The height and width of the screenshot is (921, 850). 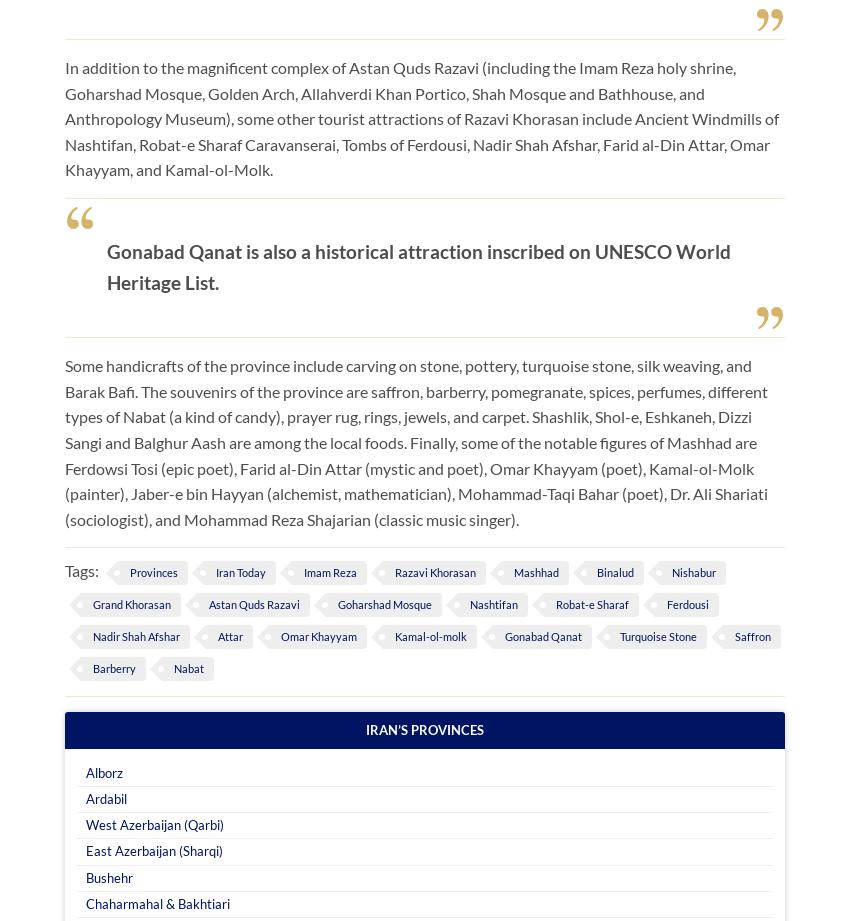 What do you see at coordinates (65, 441) in the screenshot?
I see `'Some handicrafts of the province include carving on stone, pottery, turquoise stone, silk weaving, and Barak Bafi. The souvenirs of the province are saffron, barberry, pomegranate, spices, perfumes, different types of Nabat (a kind of candy), prayer rug, rings, jewels, and carpet. Shashlik, Shol-e, Eshkaneh, Dizzi Sangi and Balghur Aash are among the local foods. Finally, some of the notable figures of Mashhad are Ferdowsi Tosi (epic poet), Farid al-Din Attar (mystic and poet), Omar Khayyam (poet), Kamal-ol-Molk (painter), Jaber-e bin Hayyan (alchemist, mathematician), Mohammad-Taqi Bahar (poet), Dr. Ali Shariati (sociologist), and Mohammad Reza Shajarian (classic music singer).'` at bounding box center [65, 441].